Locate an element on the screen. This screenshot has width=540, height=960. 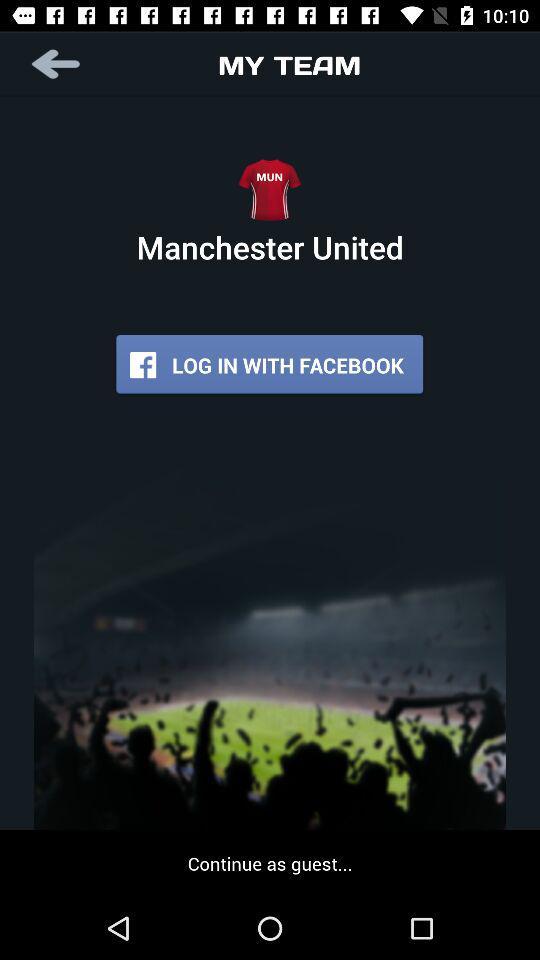
the continue as guest... app is located at coordinates (270, 862).